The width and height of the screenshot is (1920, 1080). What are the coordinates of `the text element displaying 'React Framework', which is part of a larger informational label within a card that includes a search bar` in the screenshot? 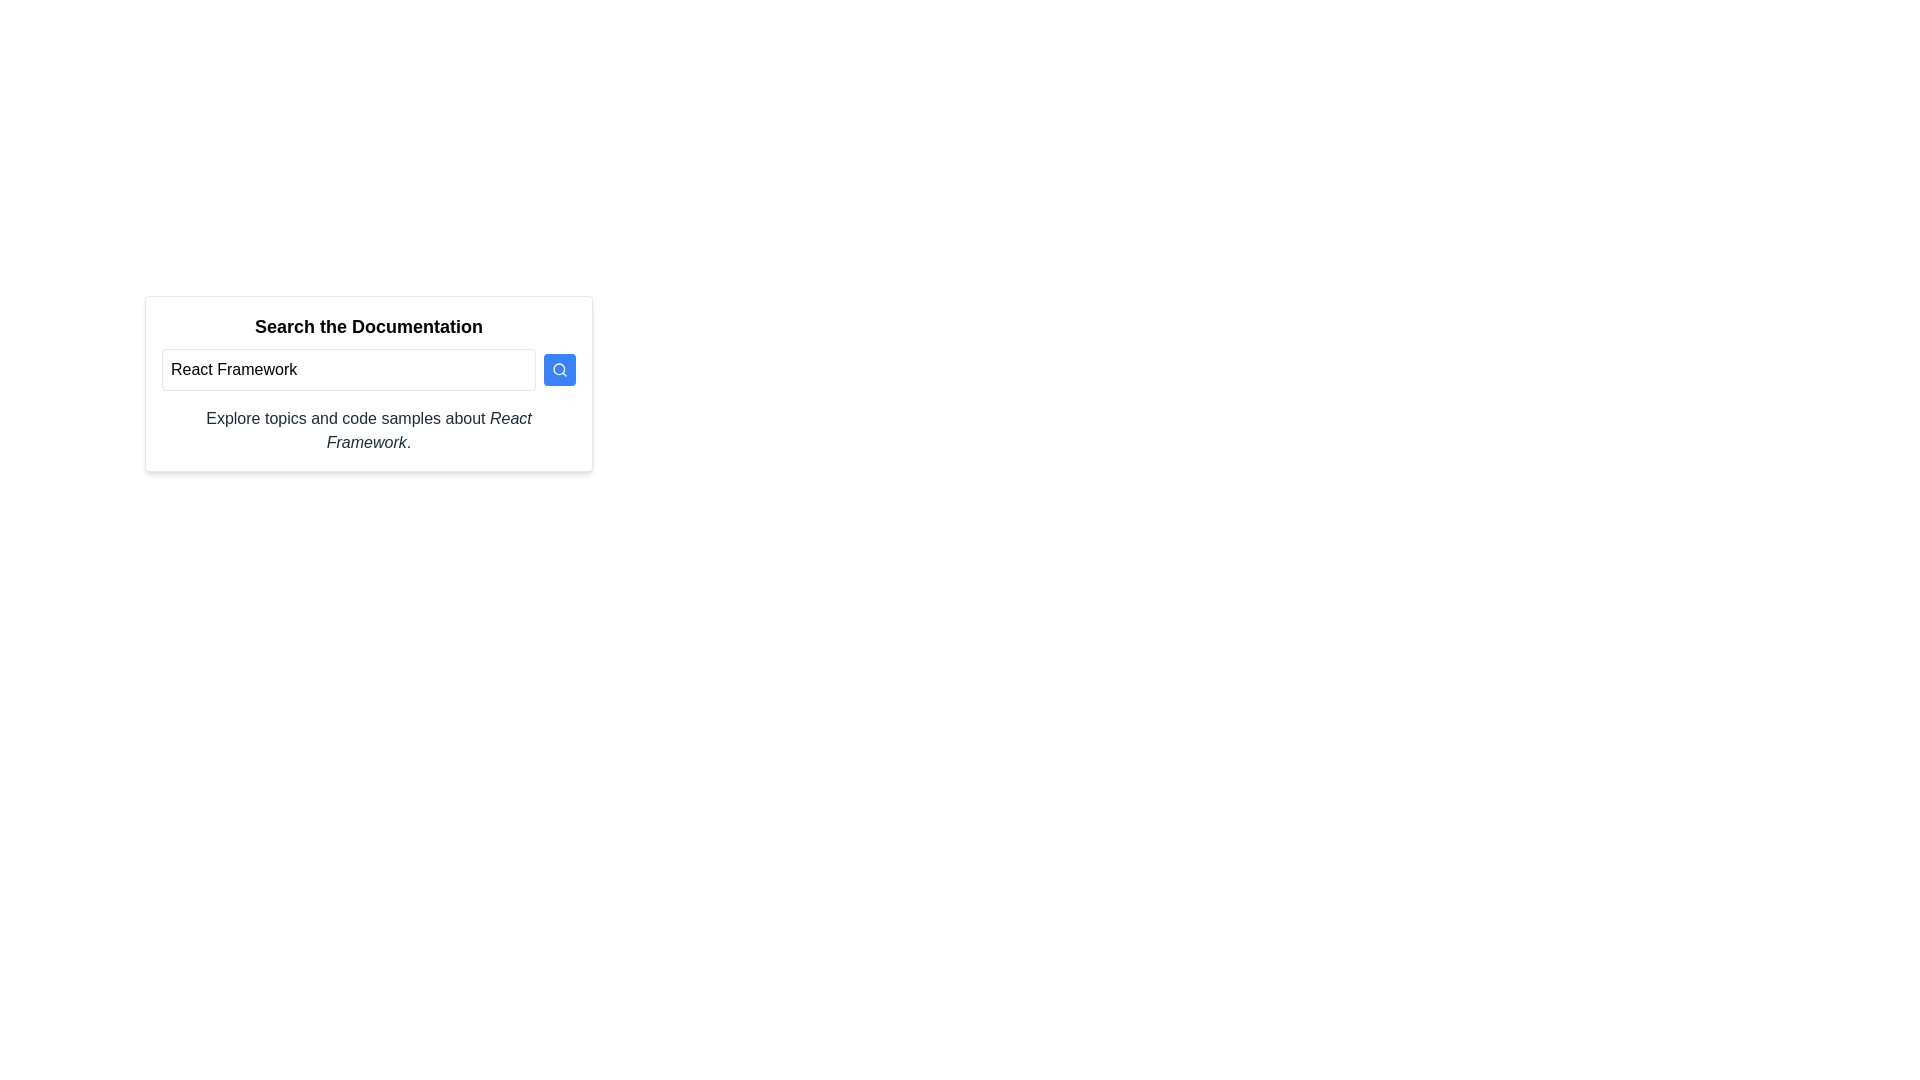 It's located at (428, 429).